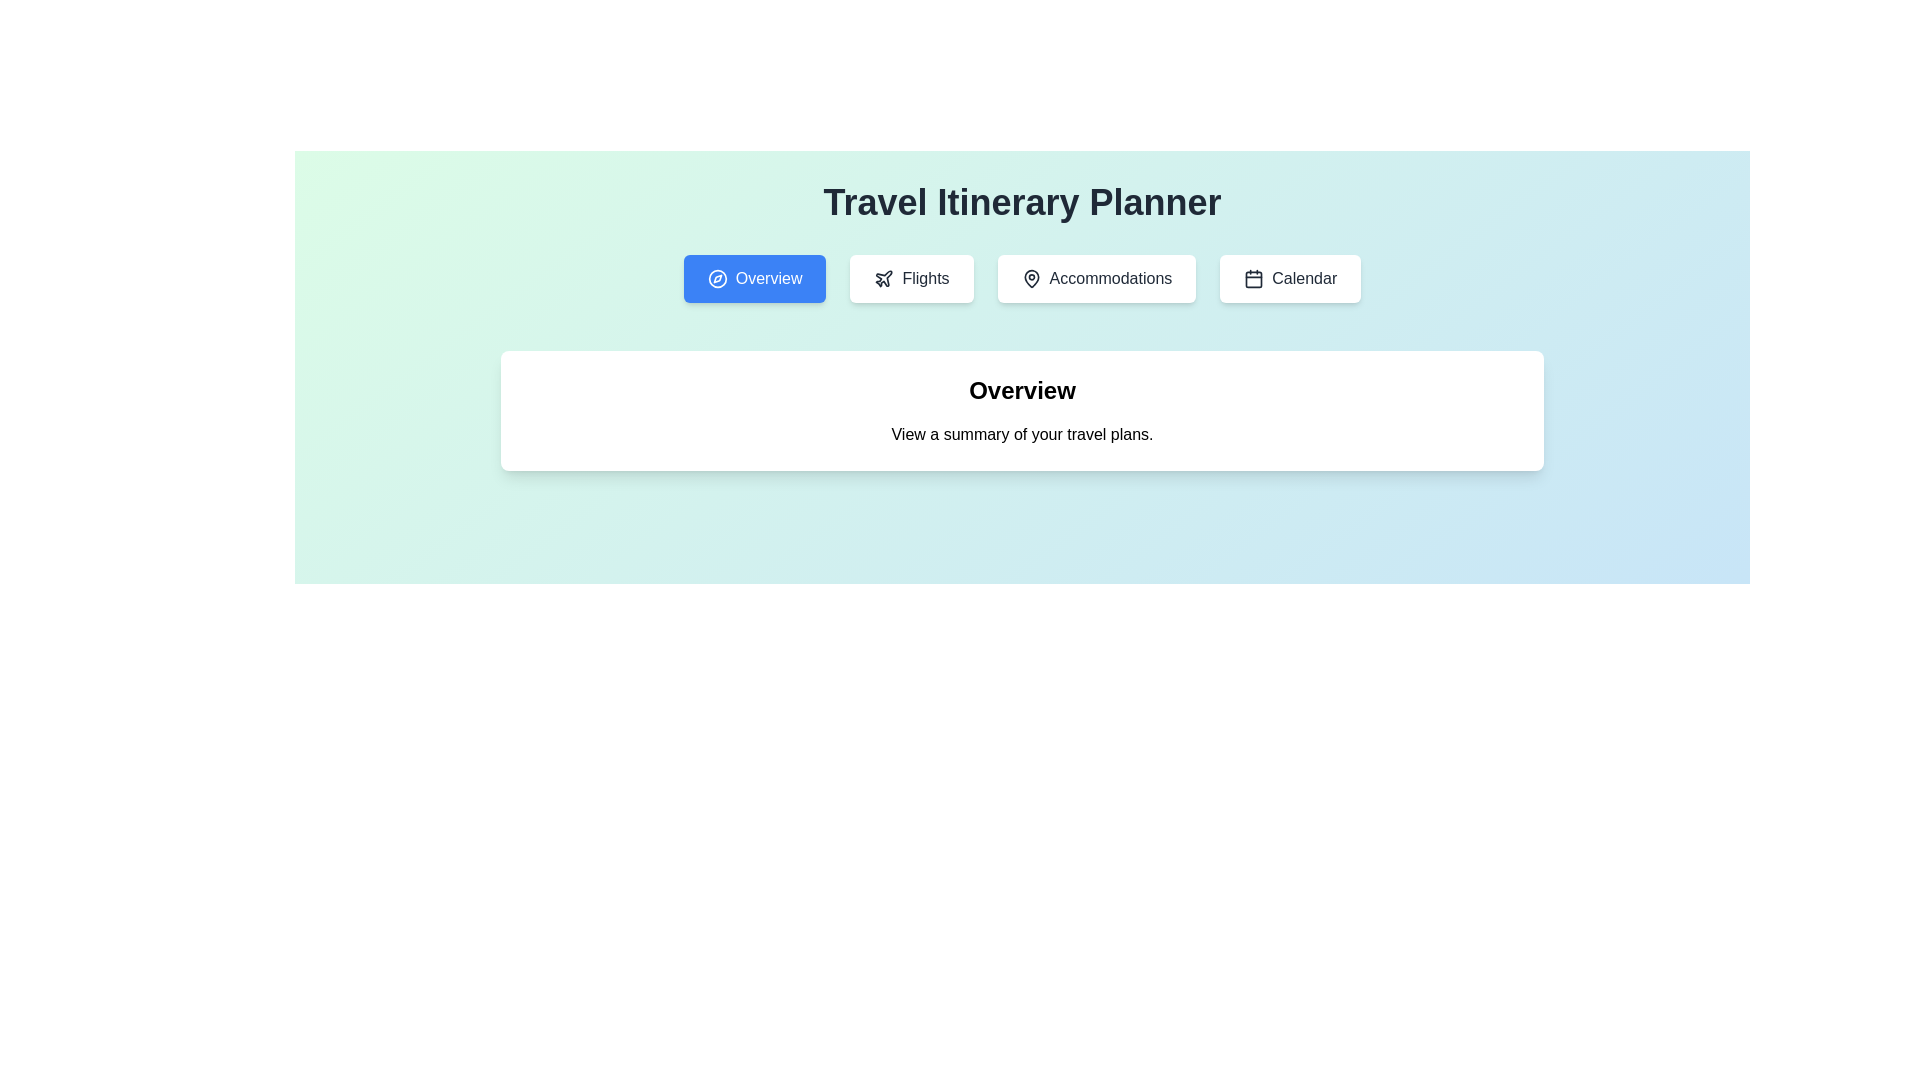 The image size is (1920, 1080). What do you see at coordinates (1031, 278) in the screenshot?
I see `the map pin icon located within the 'Accommodations' button in the horizontal navigation bar, which is the third button from the left` at bounding box center [1031, 278].